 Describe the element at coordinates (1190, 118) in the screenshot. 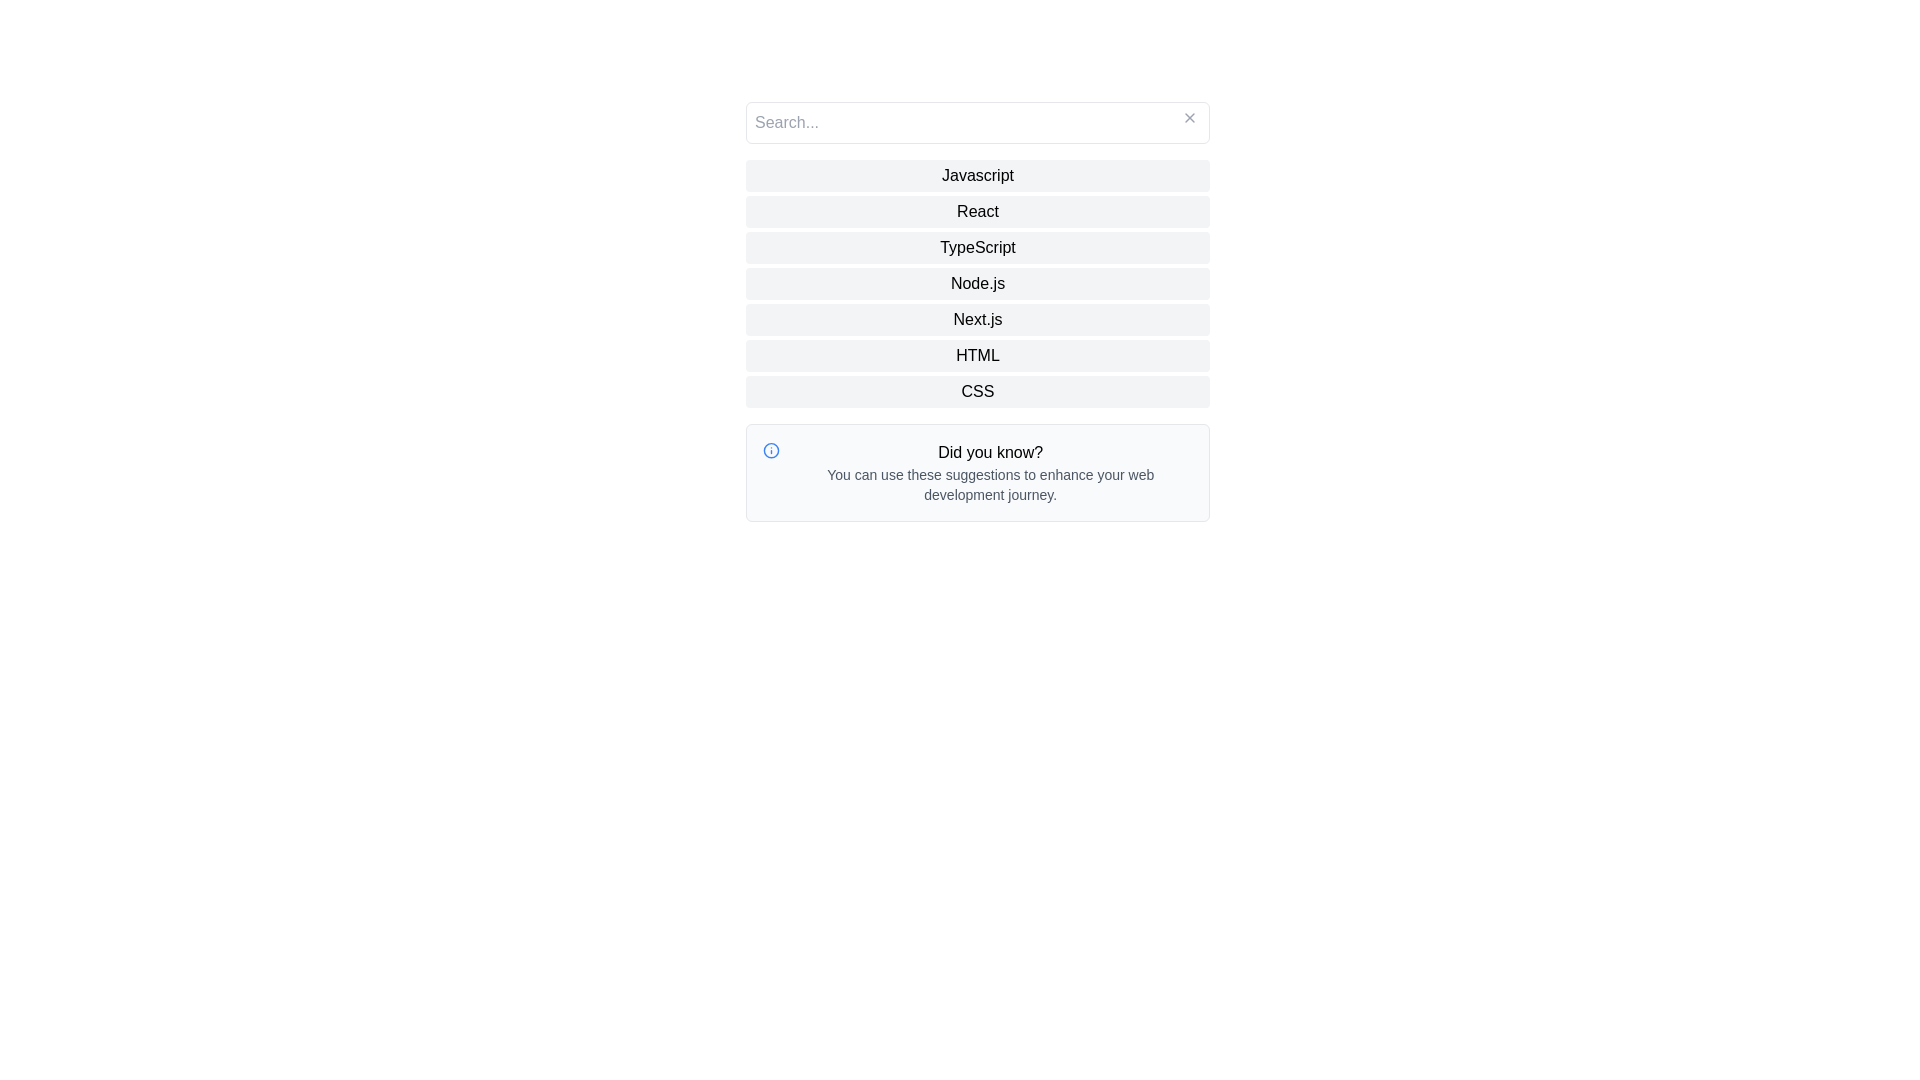

I see `the clear button positioned at the top-right corner of the input field to reset or erase the field's content` at that location.